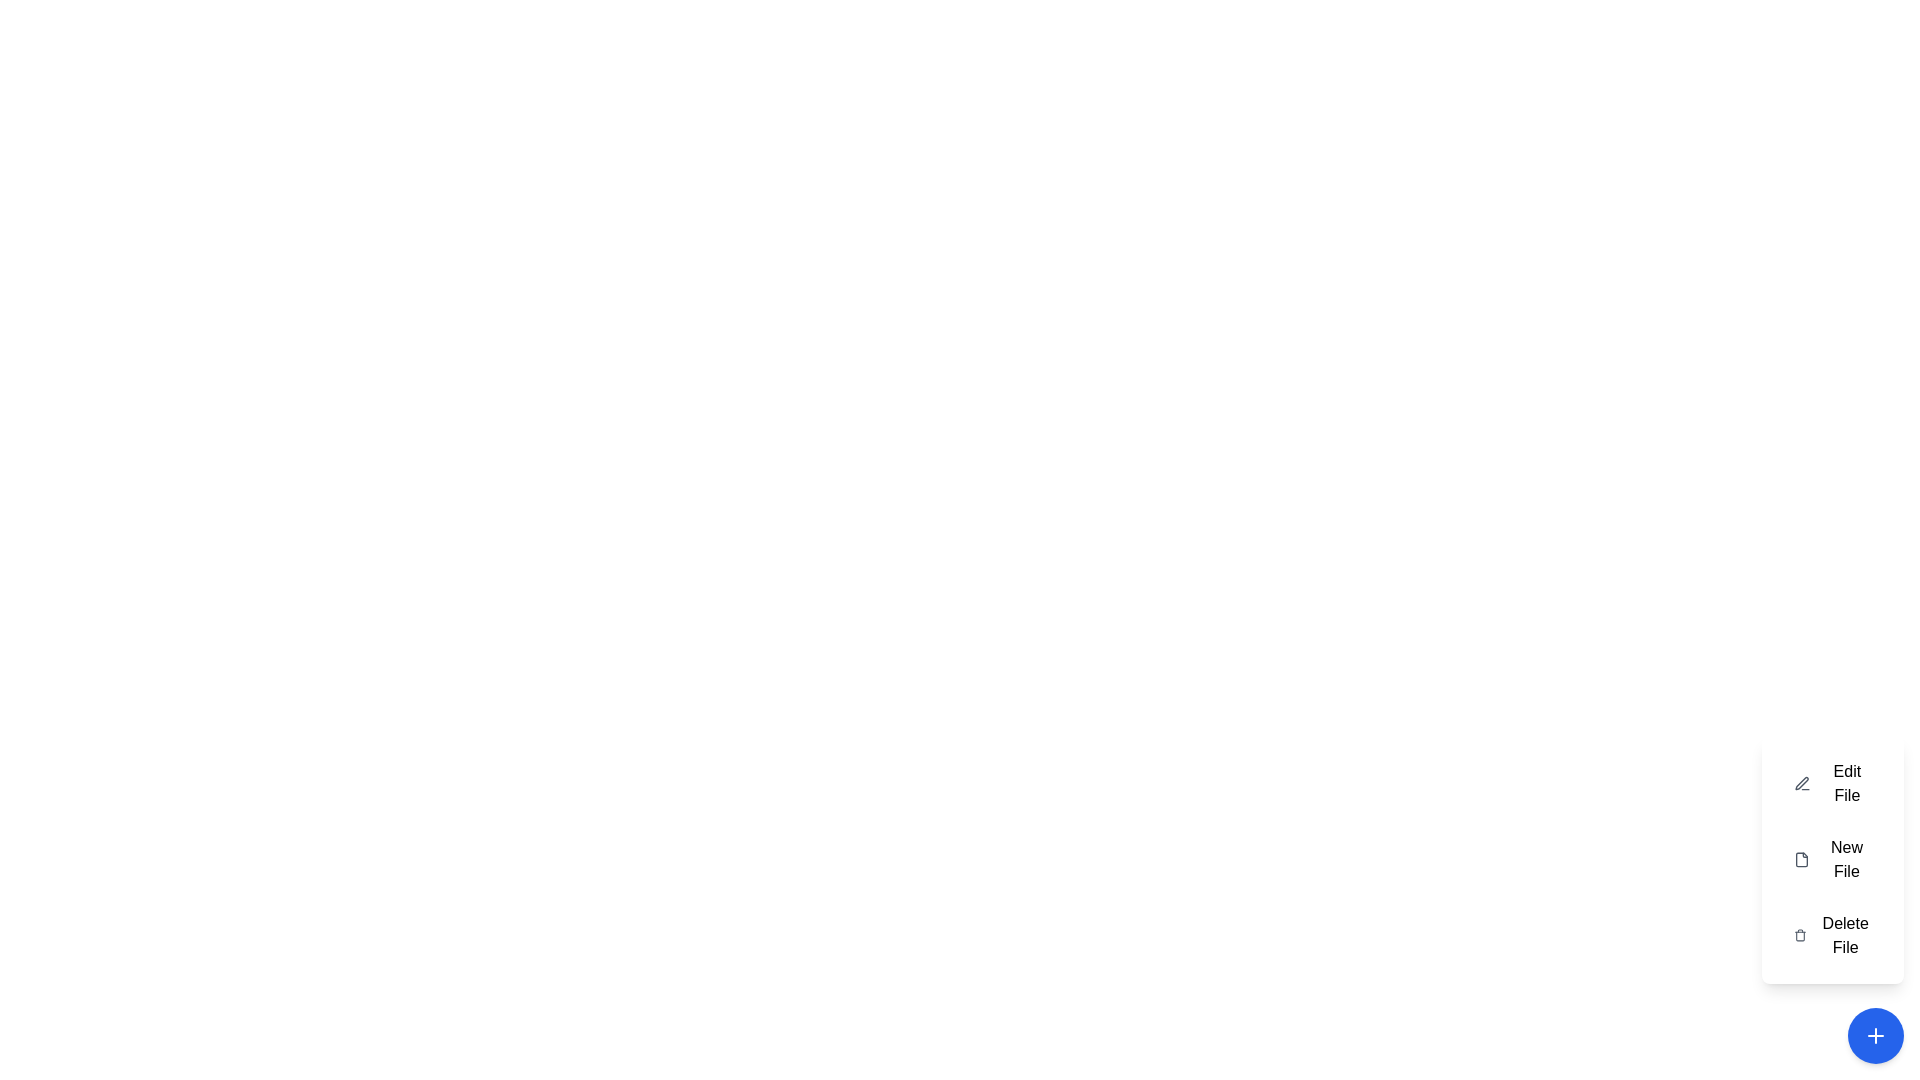 This screenshot has height=1080, width=1920. Describe the element at coordinates (1832, 782) in the screenshot. I see `the 'Edit File' button located at the top of the vertical menu, which features an icon on the left and the label text 'Edit File' on the right` at that location.